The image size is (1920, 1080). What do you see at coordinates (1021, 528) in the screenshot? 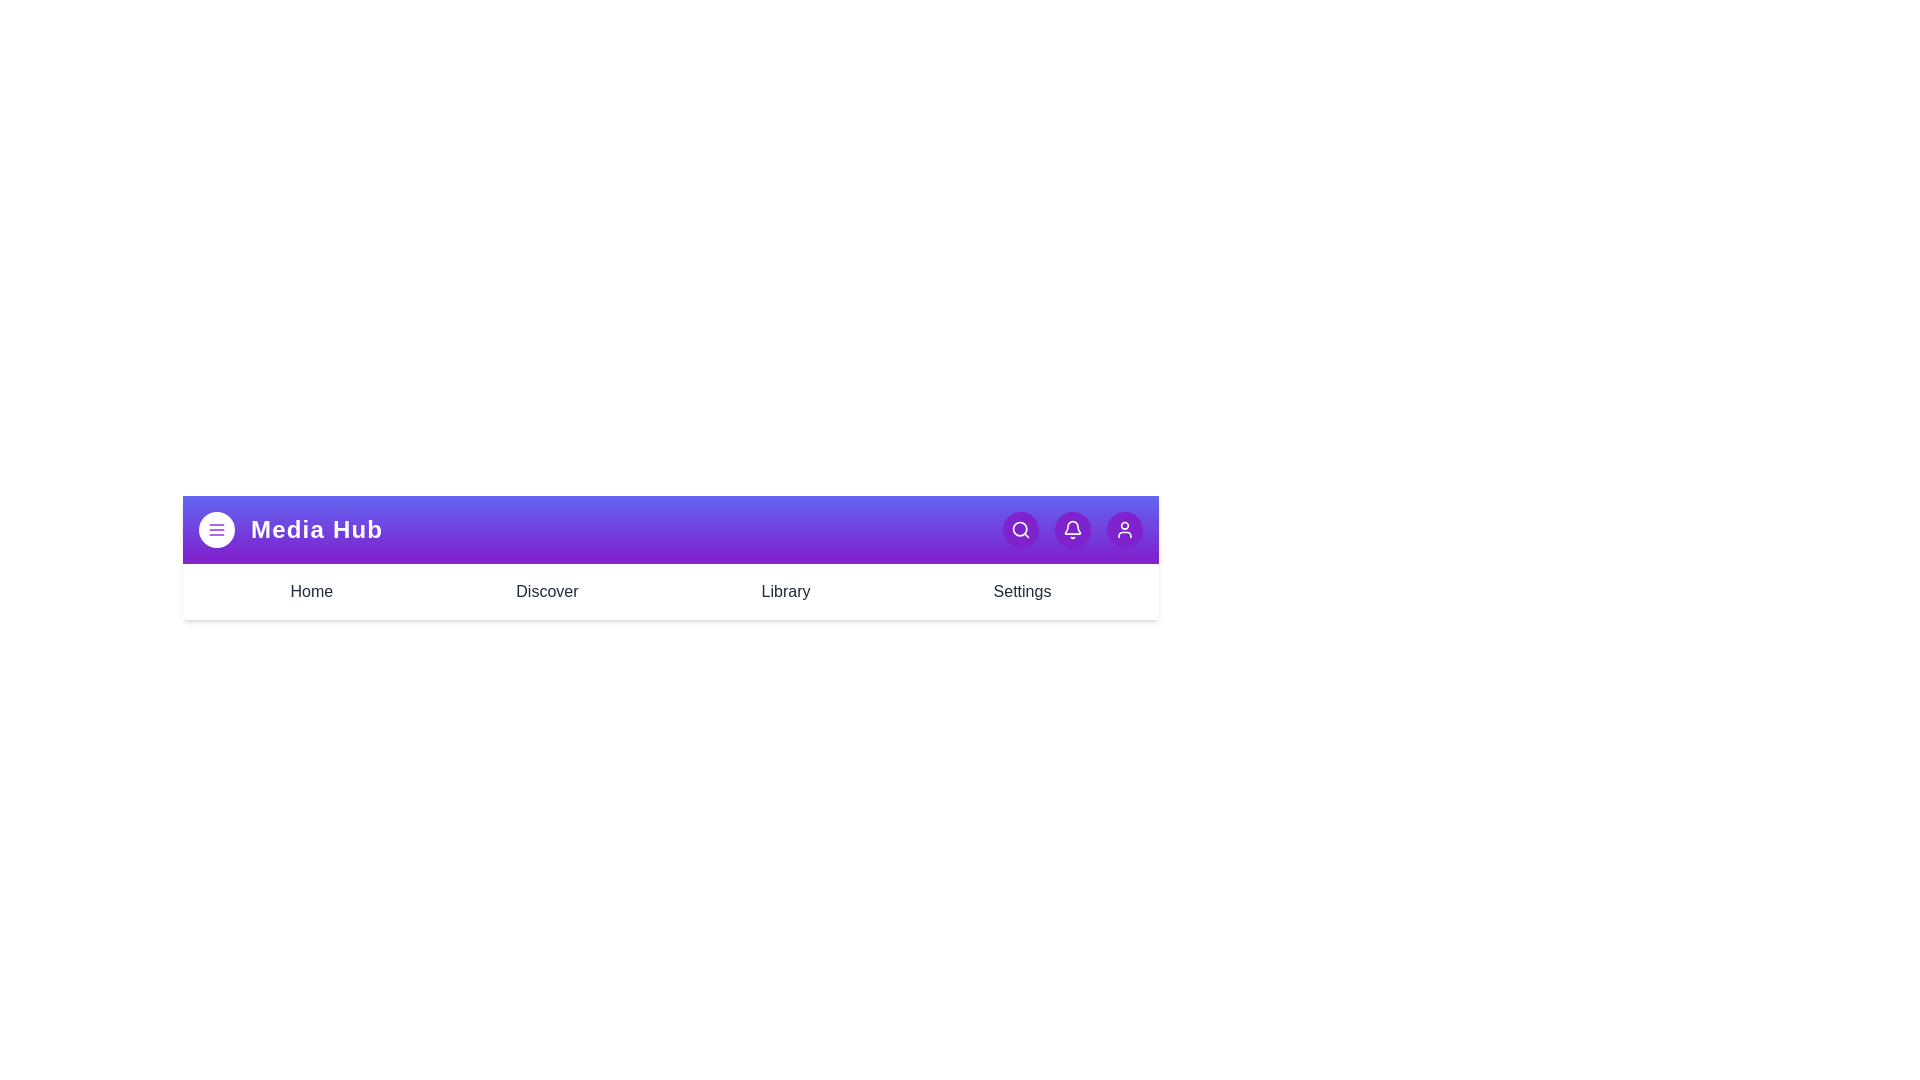
I see `the search button to initiate a search action` at bounding box center [1021, 528].